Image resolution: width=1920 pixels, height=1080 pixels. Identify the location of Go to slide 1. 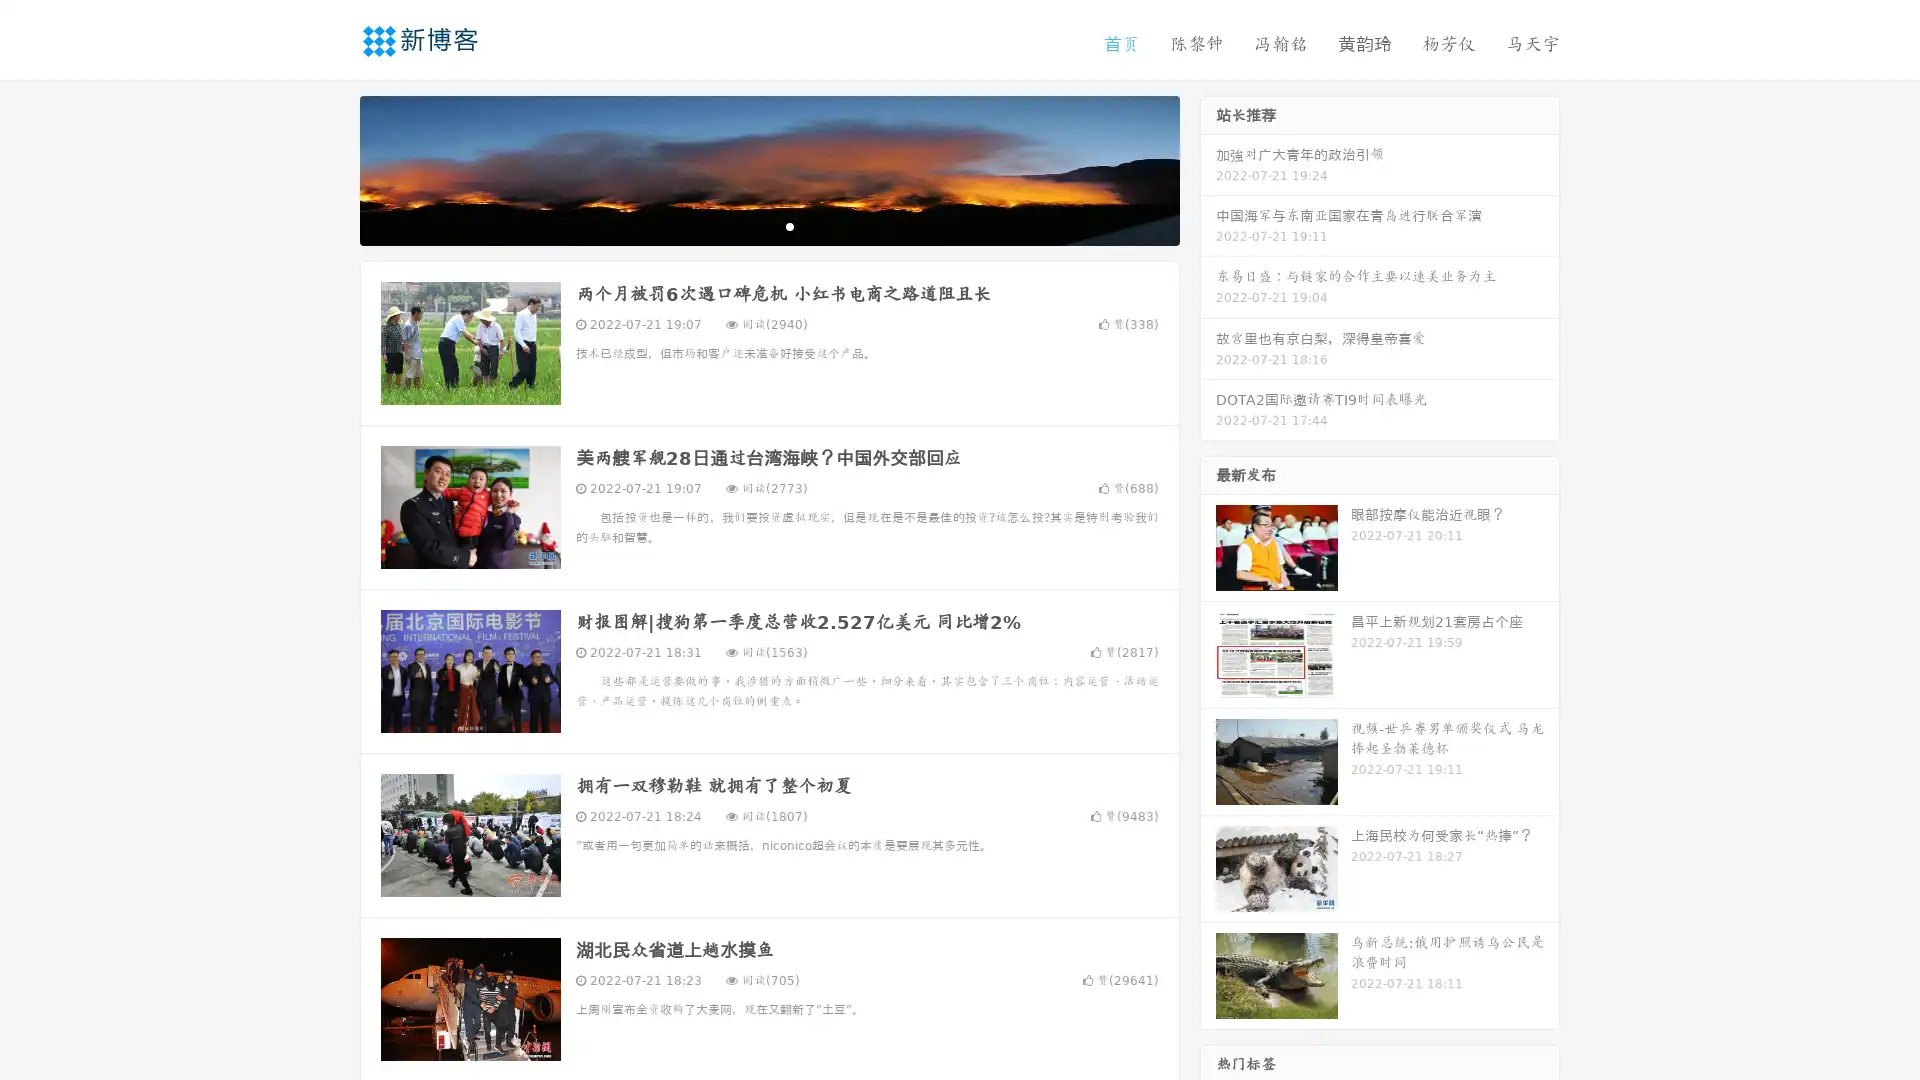
(748, 225).